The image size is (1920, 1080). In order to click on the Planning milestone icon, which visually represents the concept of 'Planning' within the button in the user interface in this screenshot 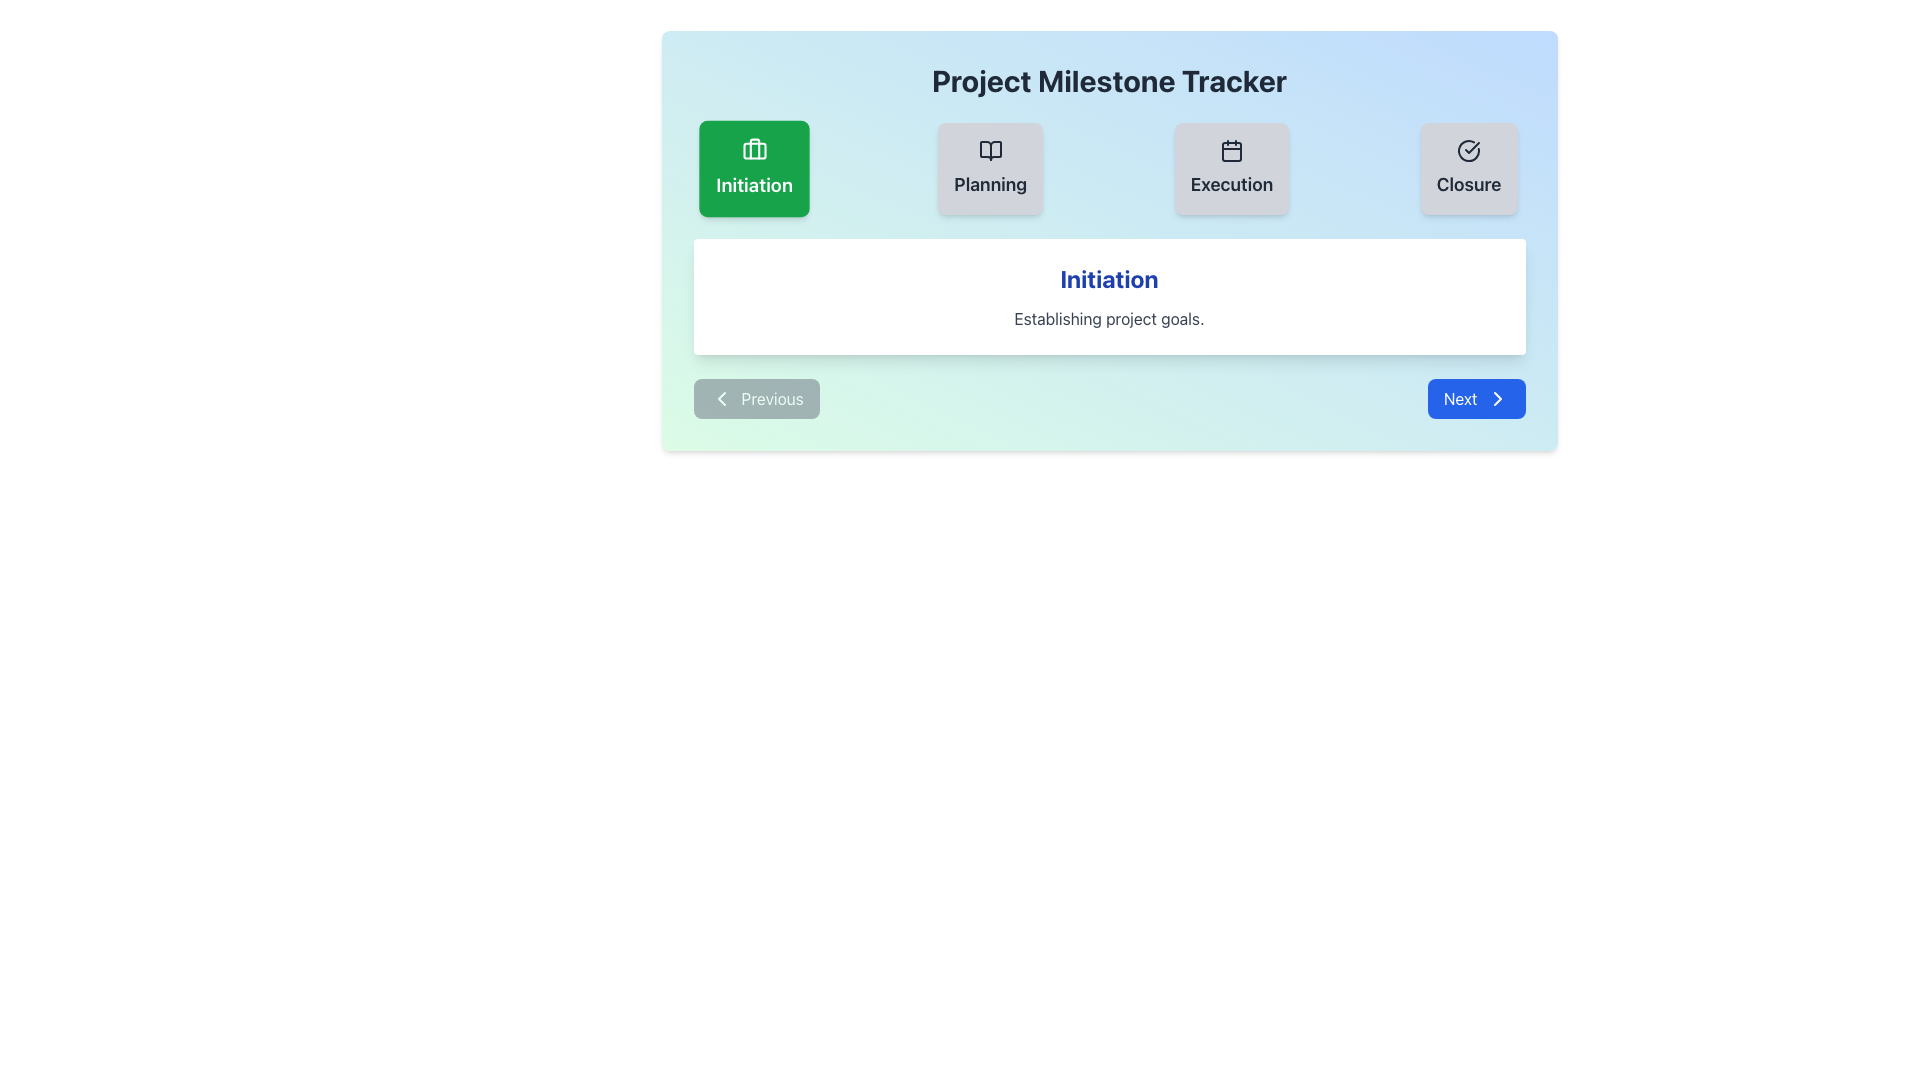, I will do `click(990, 149)`.